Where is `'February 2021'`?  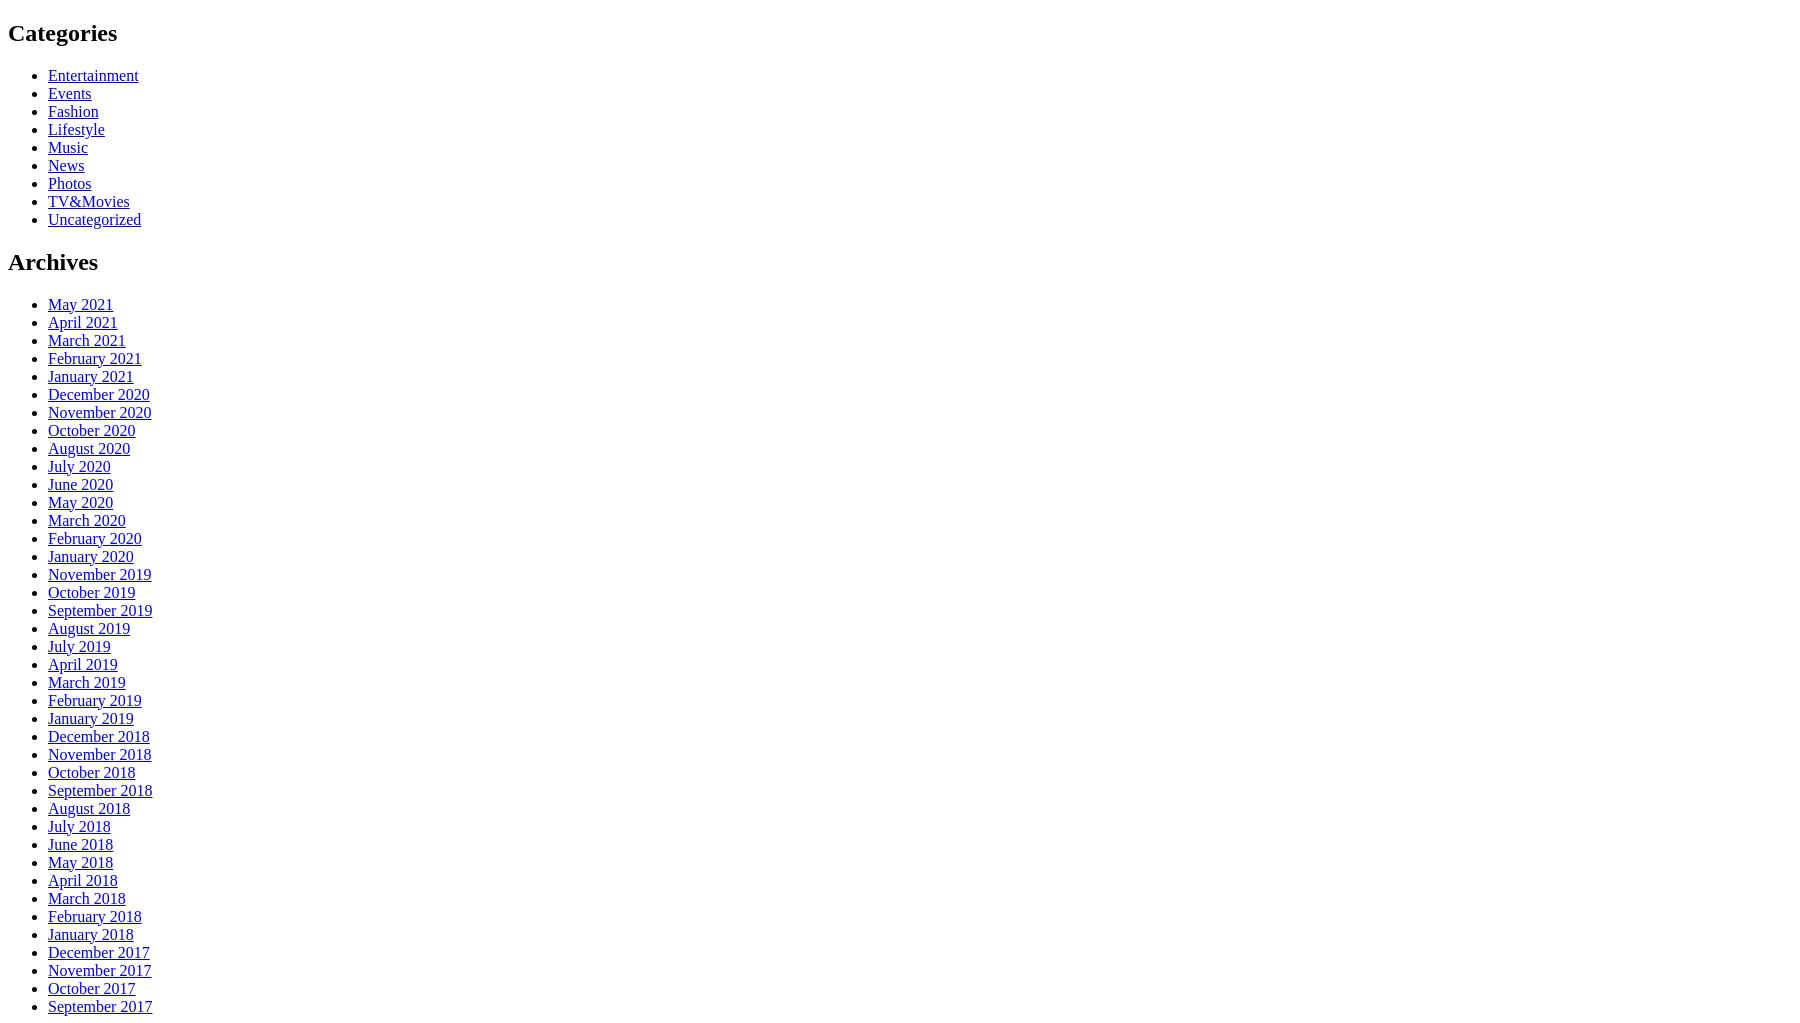
'February 2021' is located at coordinates (93, 356).